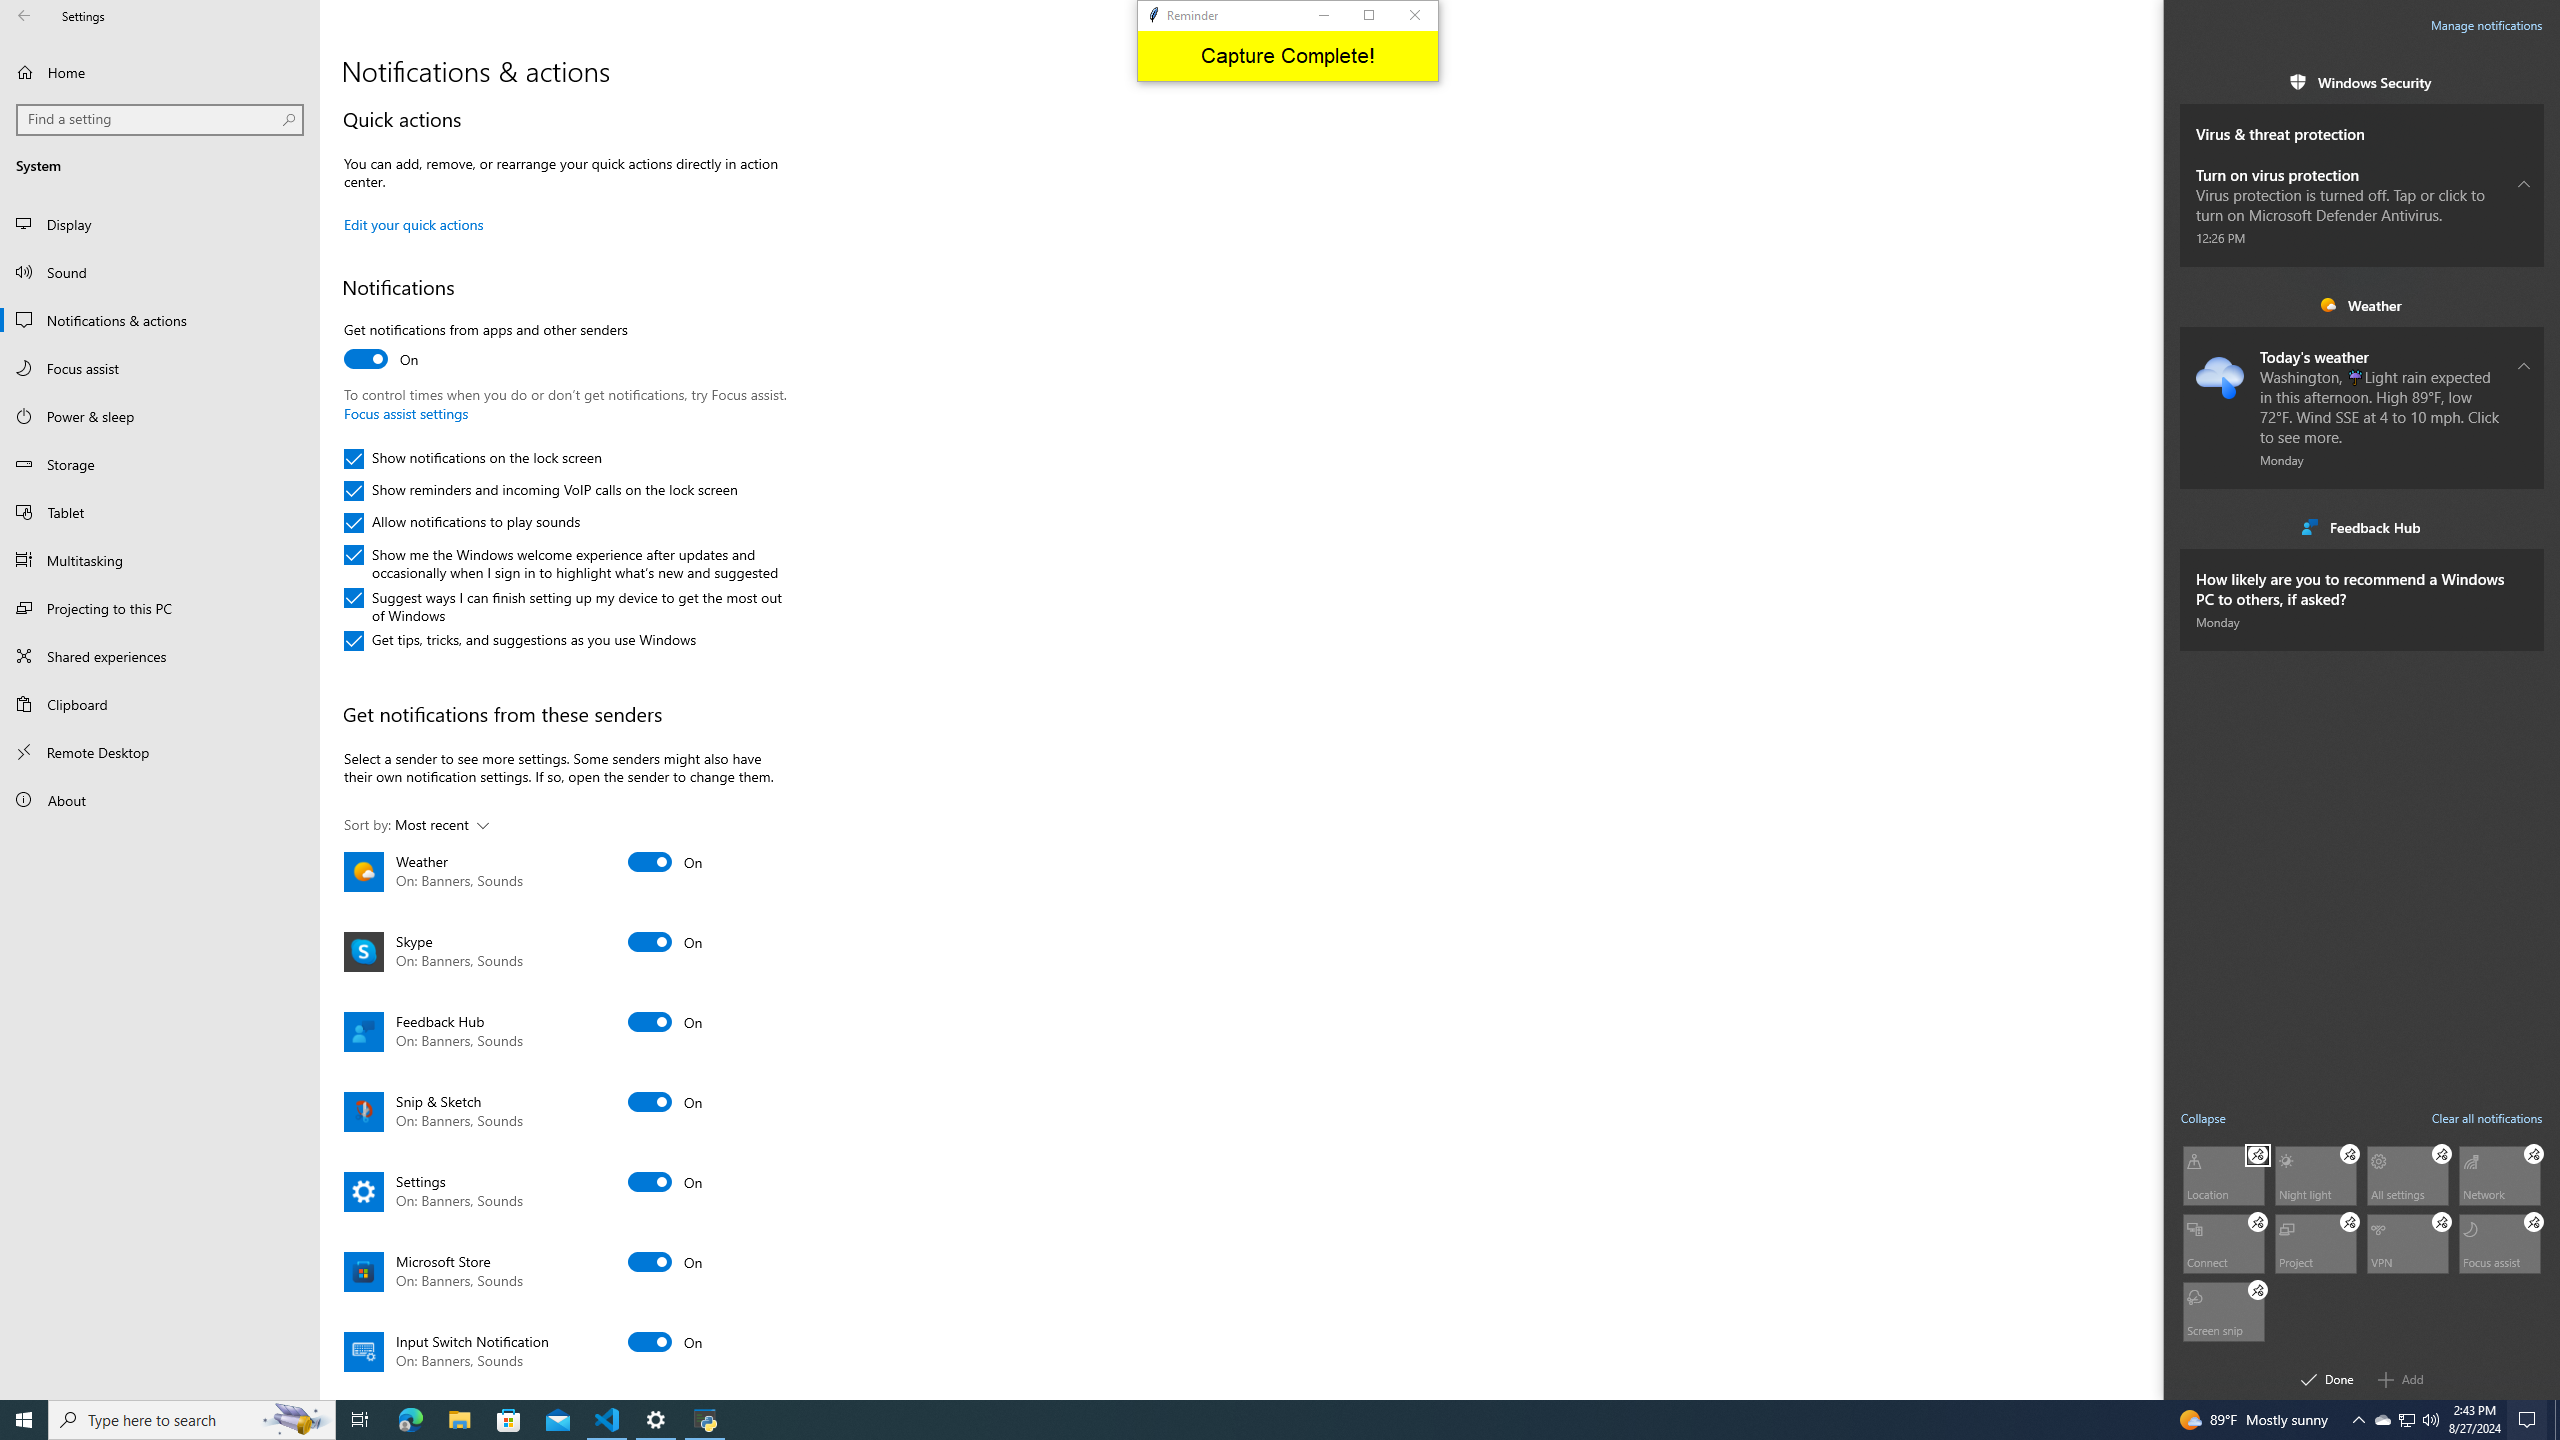 The height and width of the screenshot is (1440, 2560). What do you see at coordinates (2441, 1221) in the screenshot?
I see `'VPN Unpin'` at bounding box center [2441, 1221].